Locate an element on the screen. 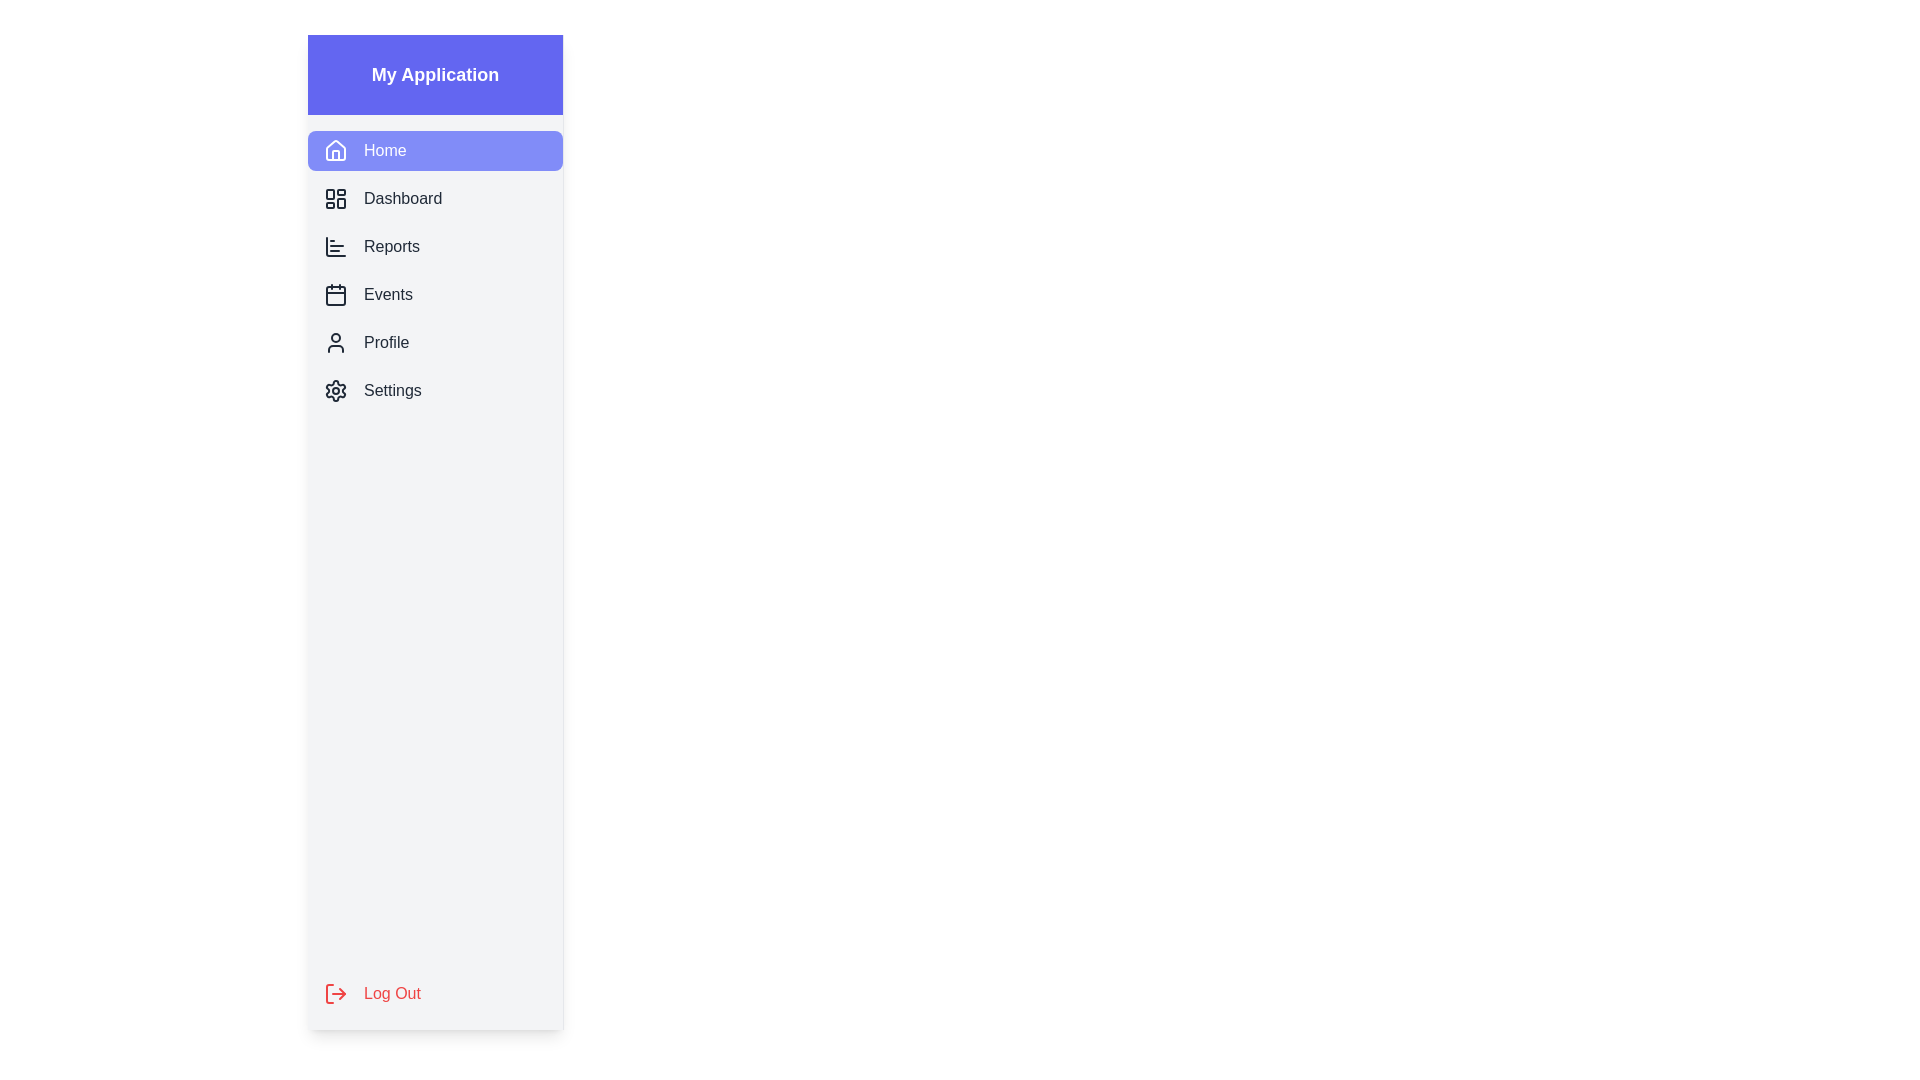 The image size is (1920, 1080). the 'Log Out' icon located at the bottom-left of the vertical sidebar menu, which visually indicates the 'Log Out' action is located at coordinates (336, 994).